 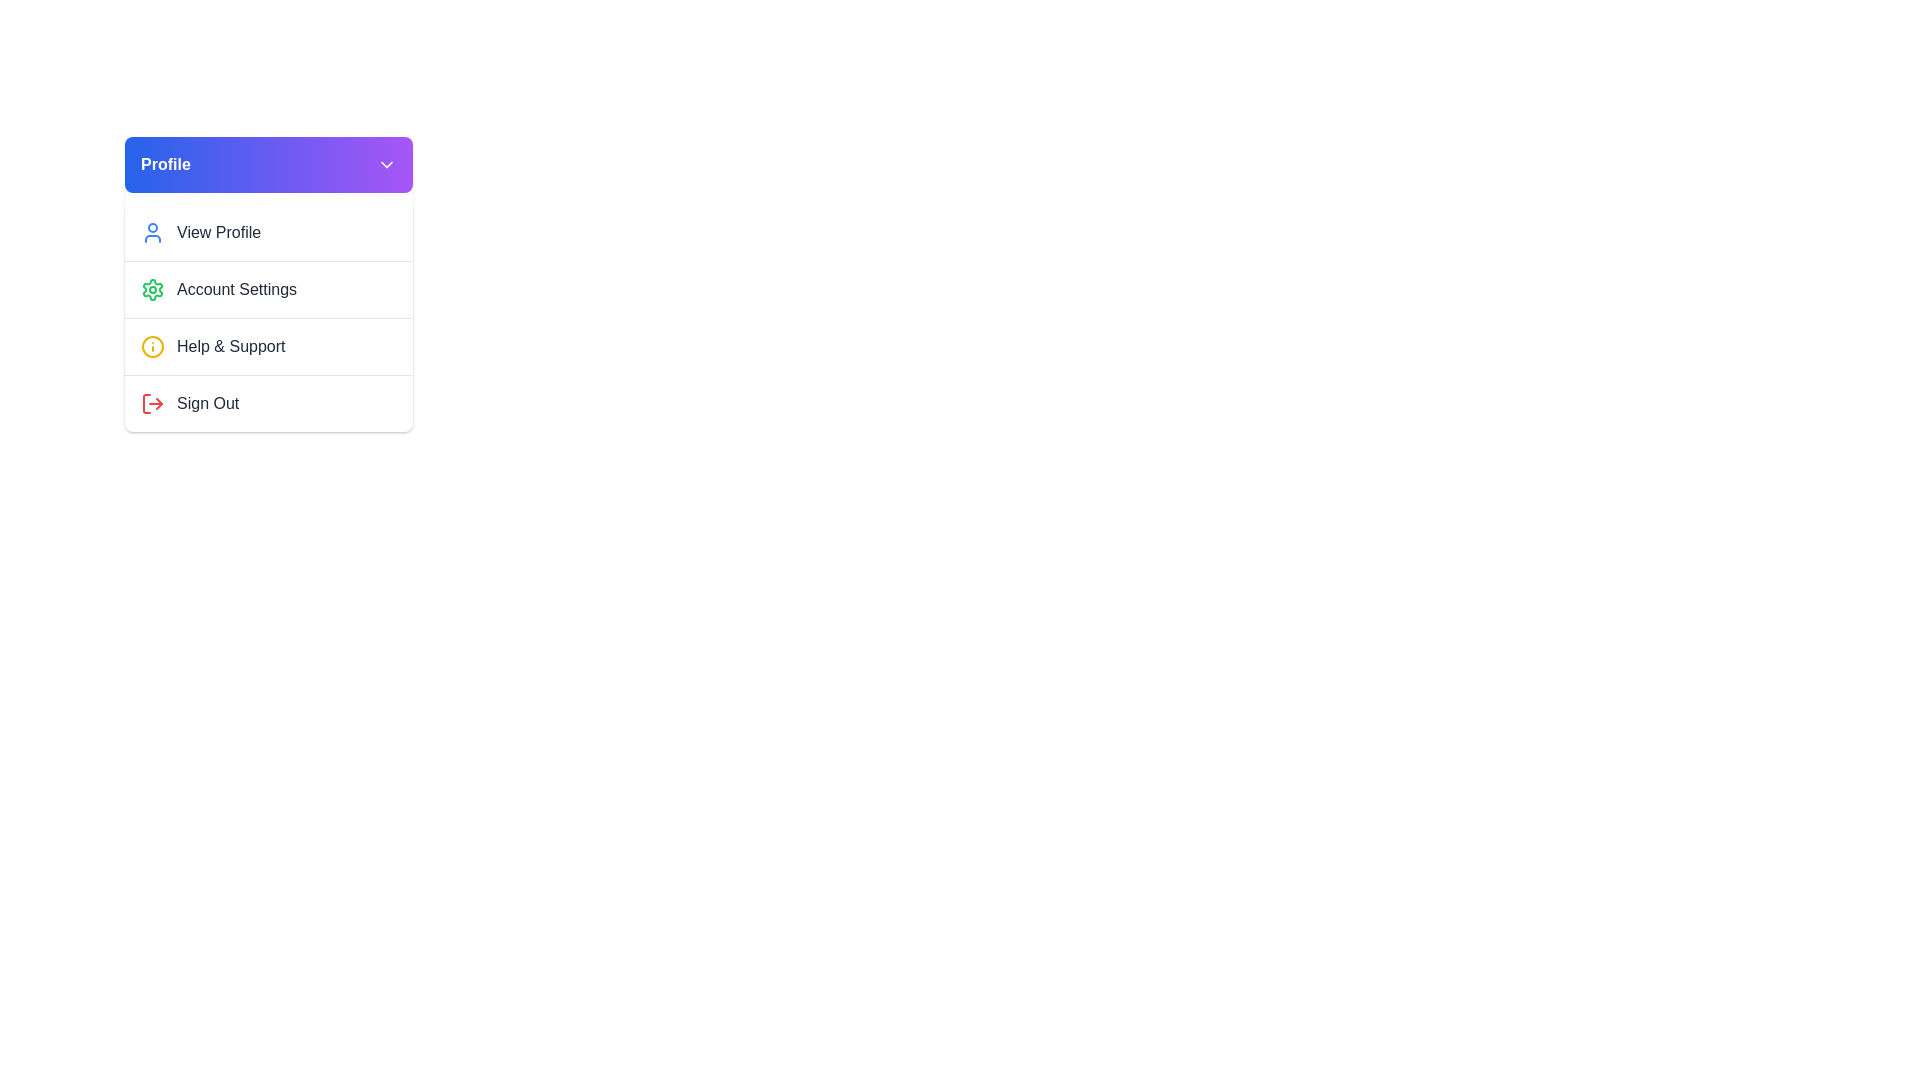 I want to click on the account configuration settings button located below the 'View Profile' button and above the 'Help & Support' button in the dropdown menu, so click(x=267, y=284).